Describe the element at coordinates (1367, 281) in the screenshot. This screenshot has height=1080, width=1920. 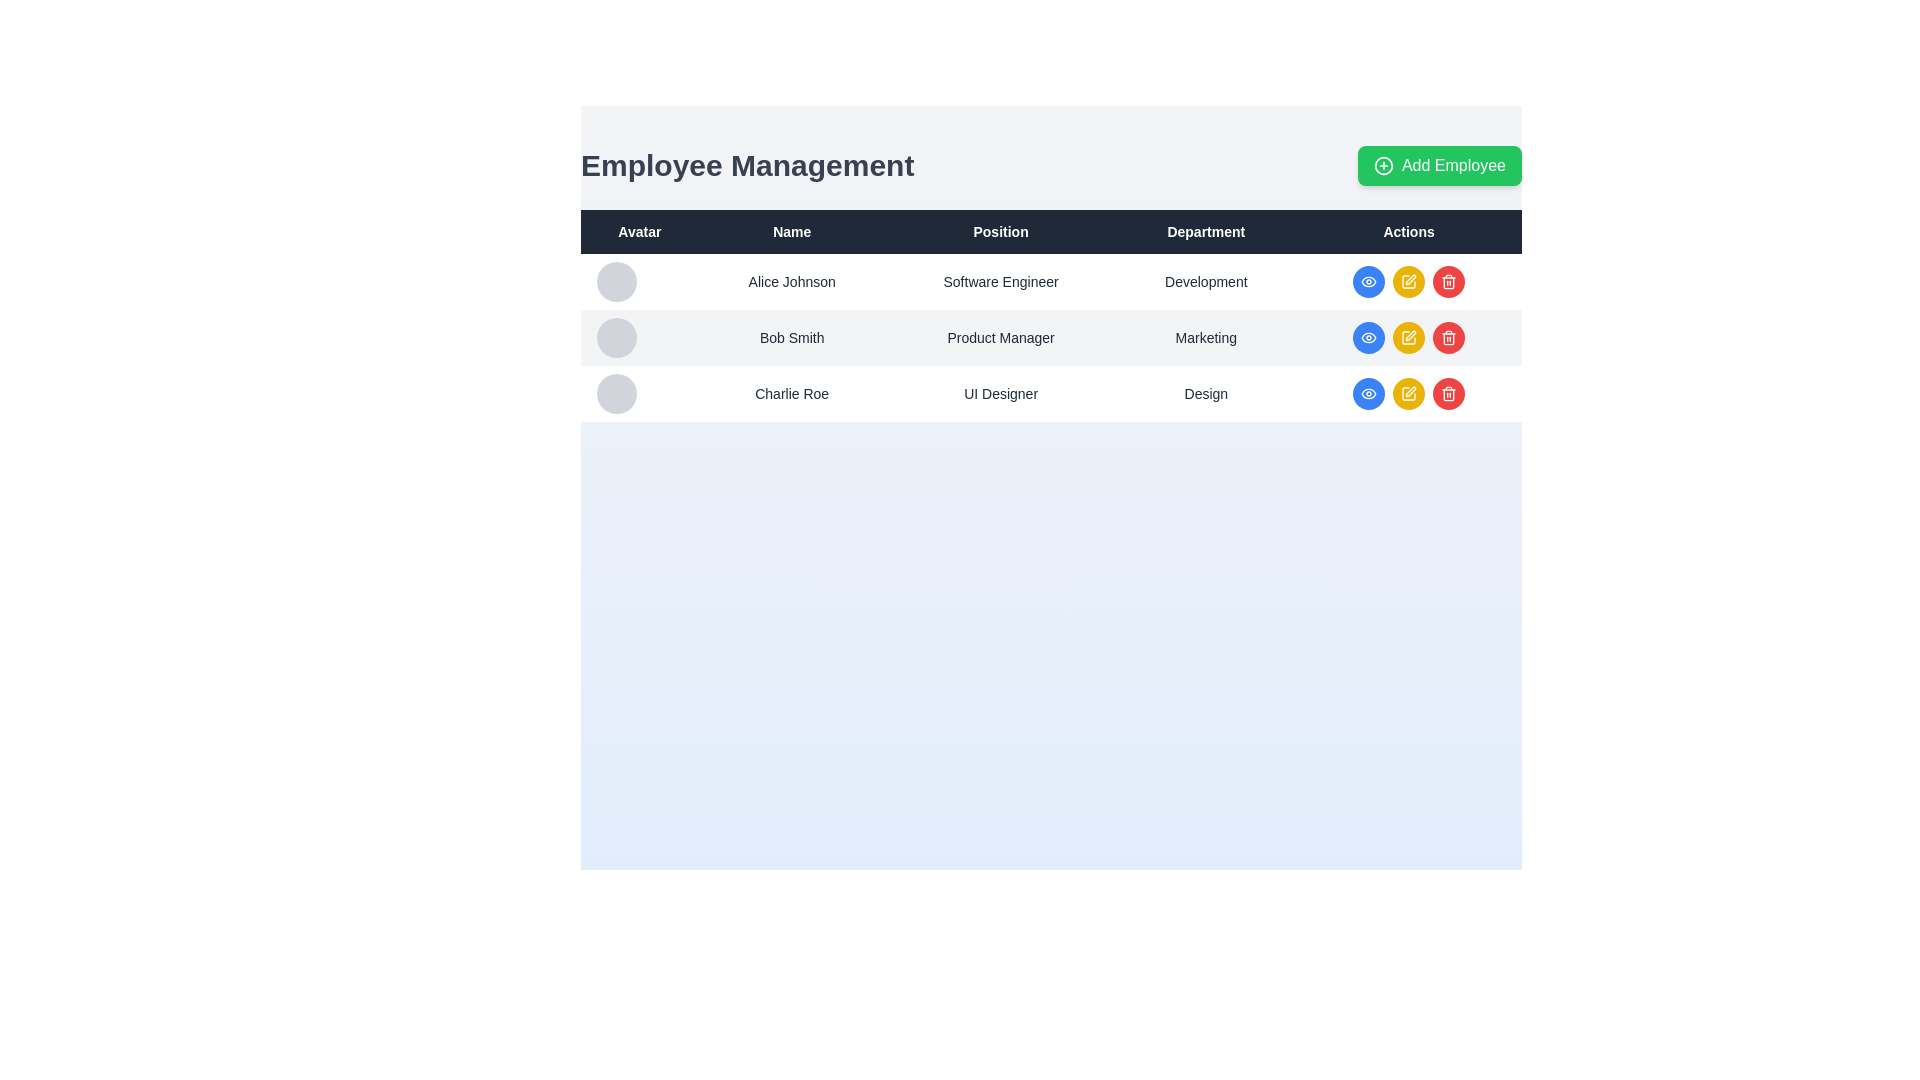
I see `the blue circular button with an eye icon in the 'Actions' column of the second row for employee 'Bob Smith'` at that location.